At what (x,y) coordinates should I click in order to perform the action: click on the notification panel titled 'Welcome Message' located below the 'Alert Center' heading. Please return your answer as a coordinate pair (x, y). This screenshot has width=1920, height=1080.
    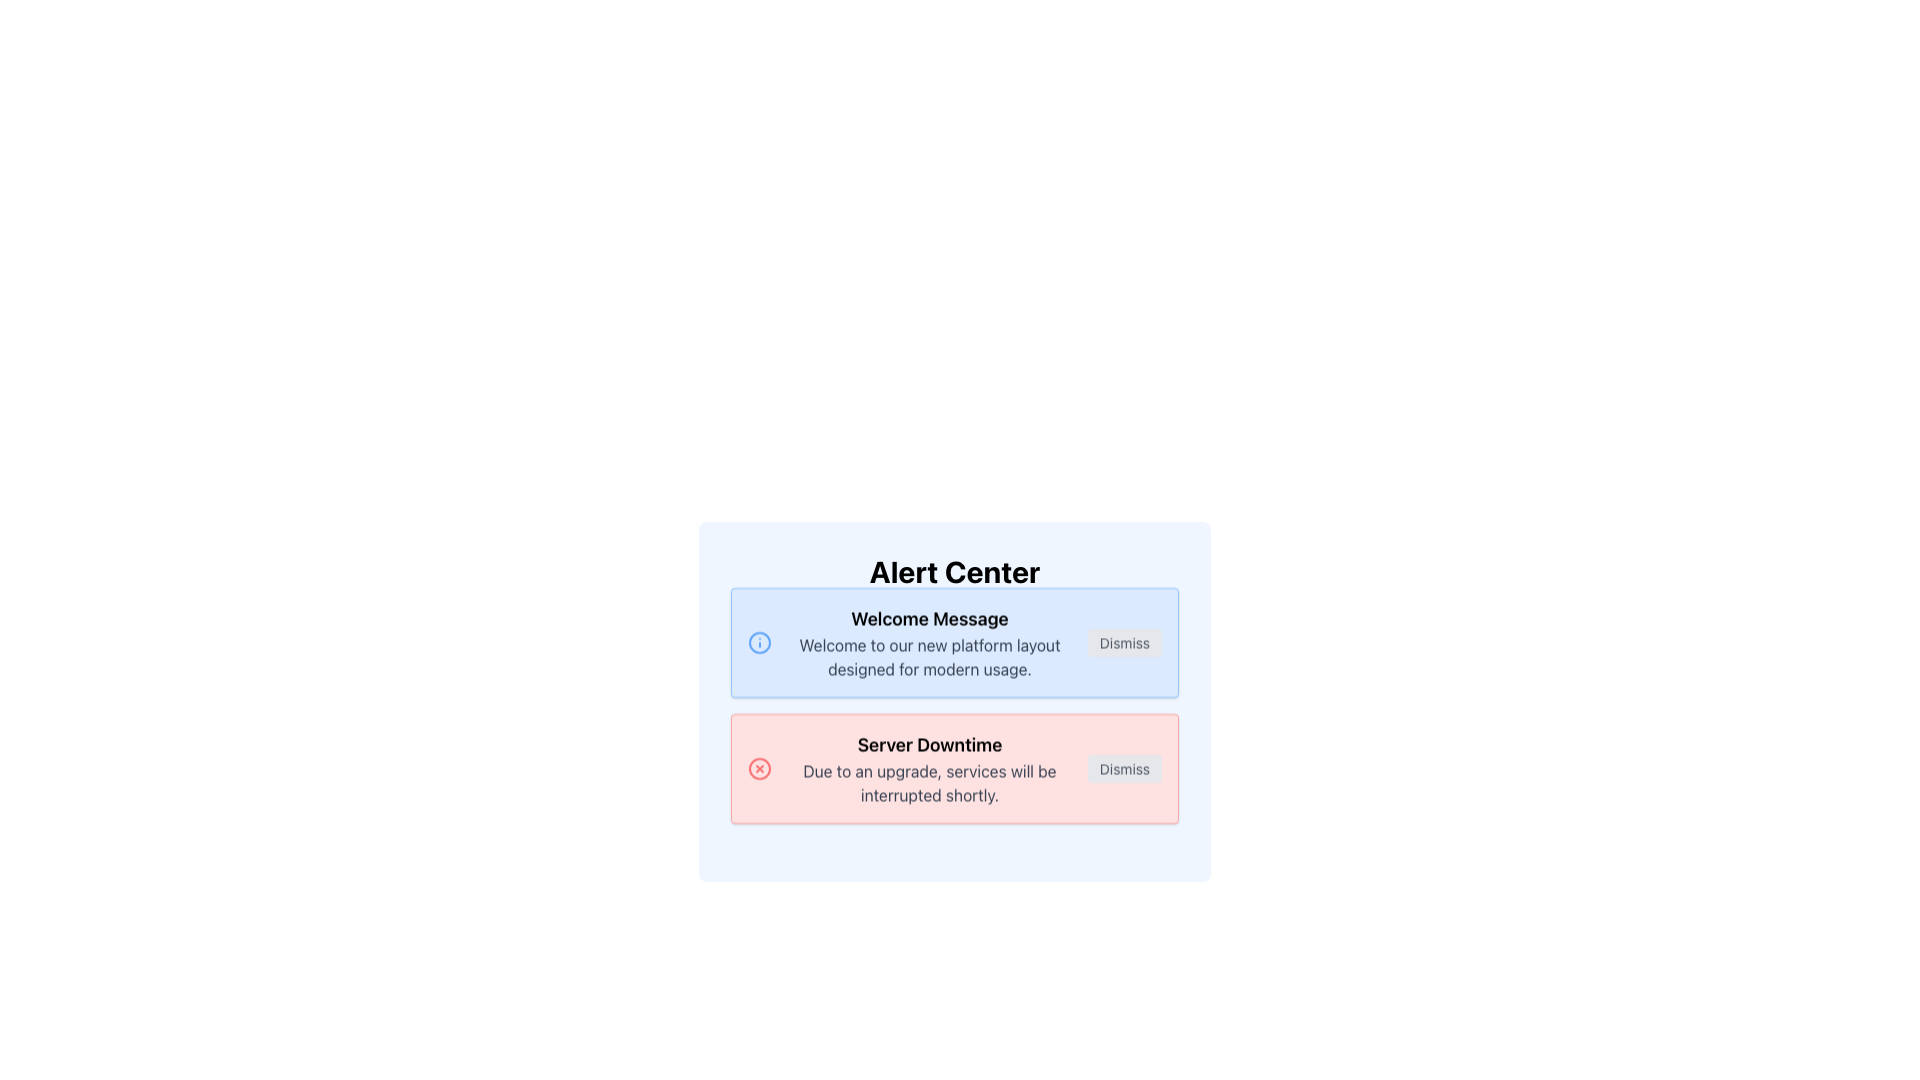
    Looking at the image, I should click on (954, 701).